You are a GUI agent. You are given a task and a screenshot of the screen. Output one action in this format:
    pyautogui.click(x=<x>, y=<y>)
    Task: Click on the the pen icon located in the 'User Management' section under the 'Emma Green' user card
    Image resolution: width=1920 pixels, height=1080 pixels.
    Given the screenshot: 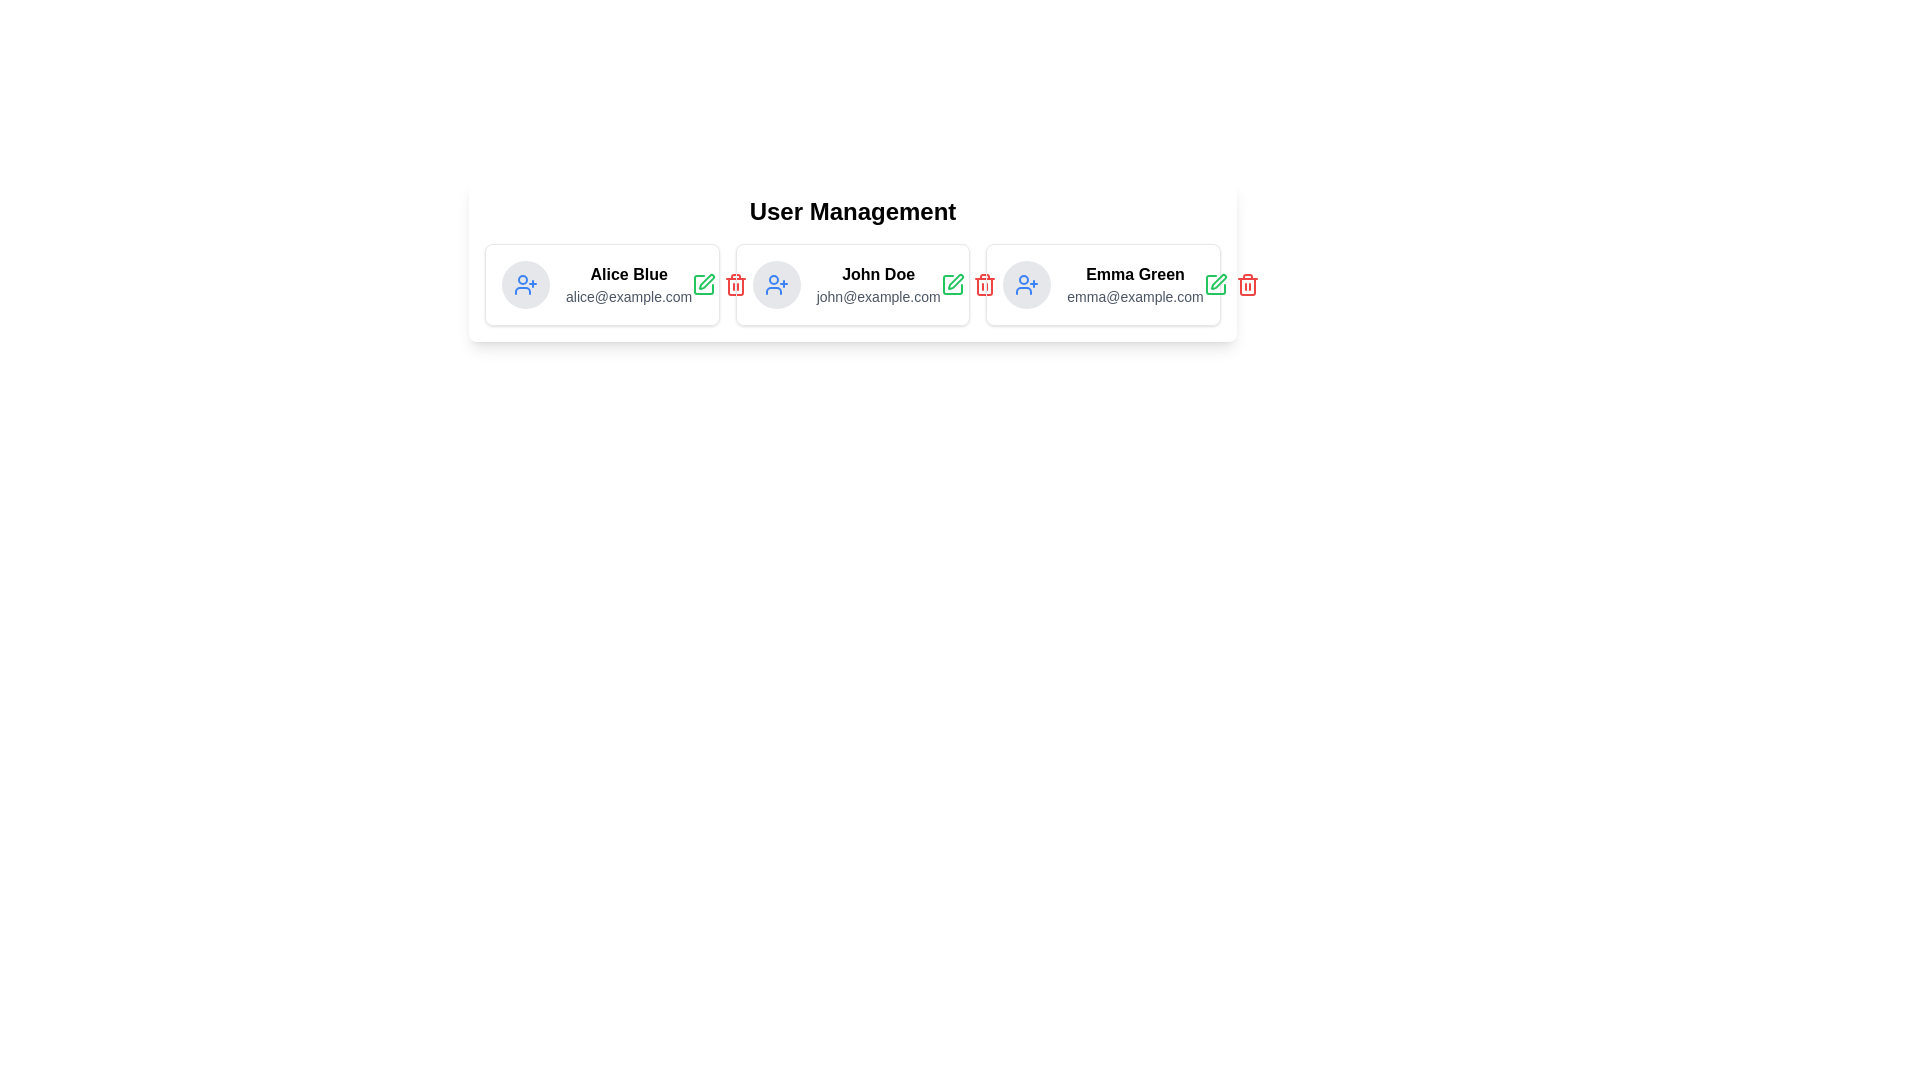 What is the action you would take?
    pyautogui.click(x=1214, y=285)
    